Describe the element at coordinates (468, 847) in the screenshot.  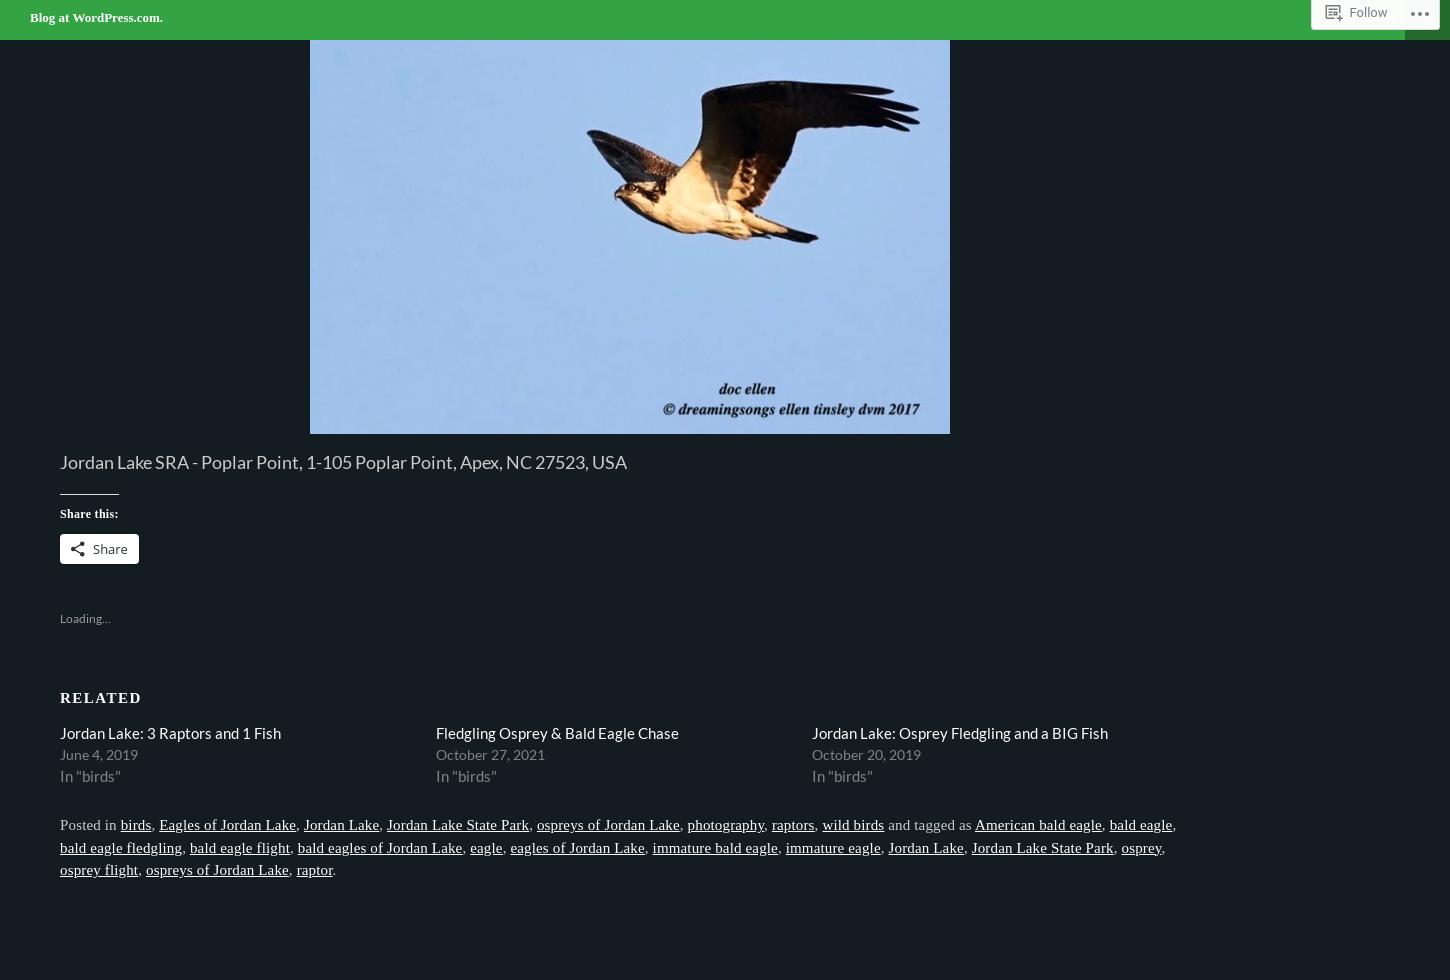
I see `'eagle'` at that location.